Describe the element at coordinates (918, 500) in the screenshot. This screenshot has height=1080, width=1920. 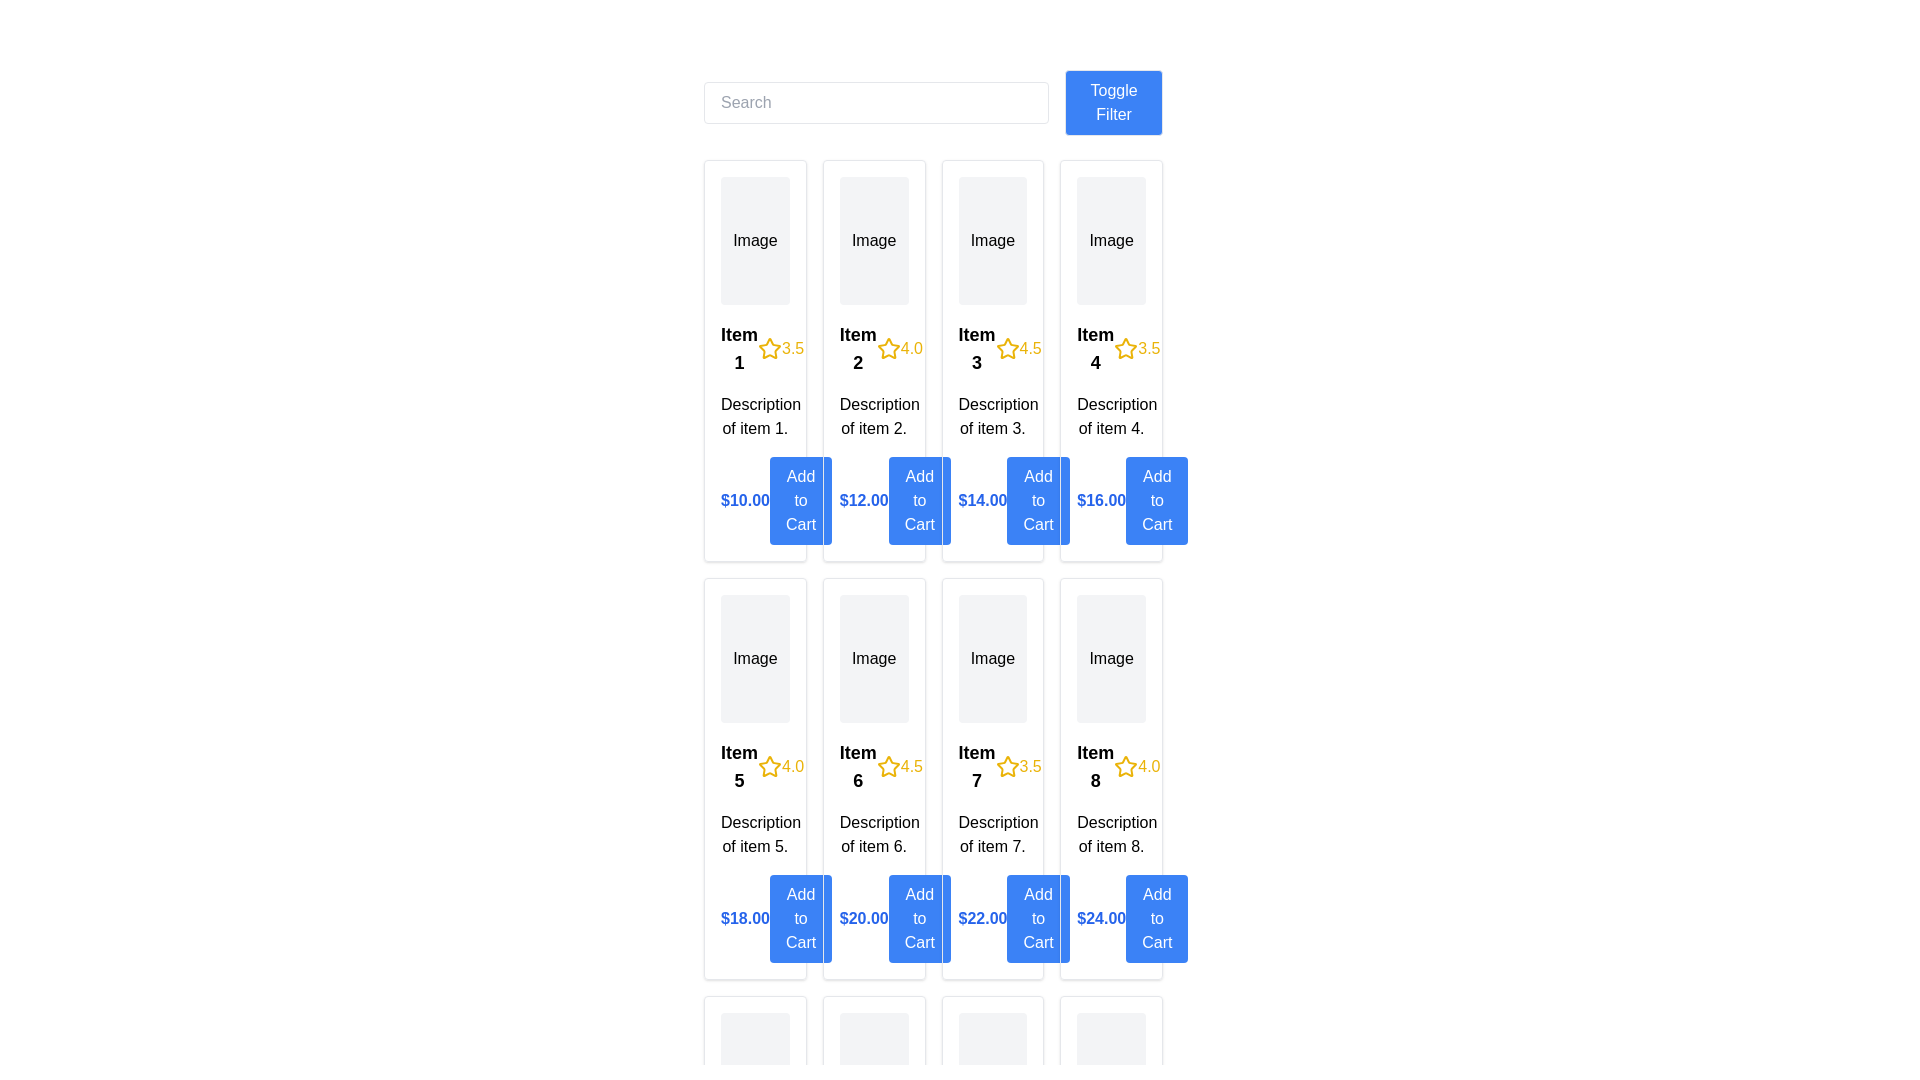
I see `the 'Add to Cart' button located in the second item card, positioned to the right of the price label ('$12.00')` at that location.